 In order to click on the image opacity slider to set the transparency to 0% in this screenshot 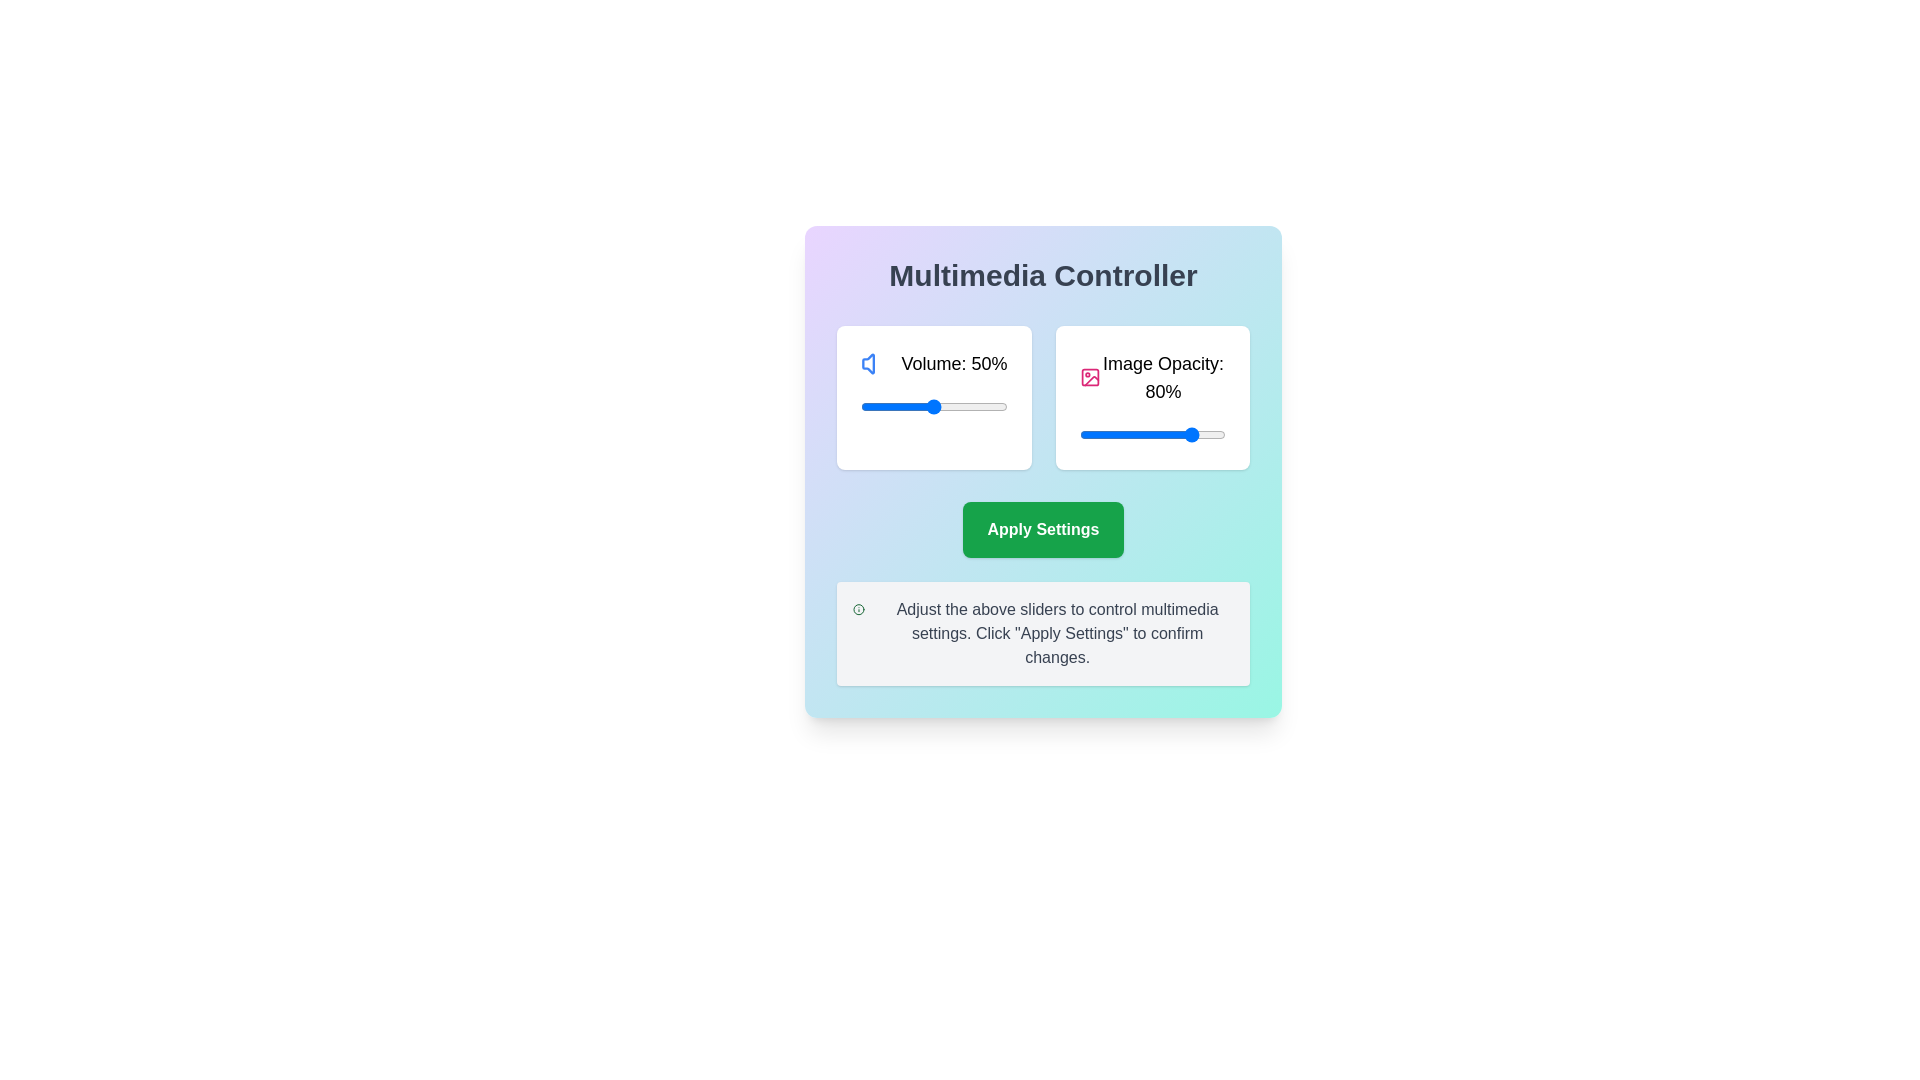, I will do `click(1078, 434)`.